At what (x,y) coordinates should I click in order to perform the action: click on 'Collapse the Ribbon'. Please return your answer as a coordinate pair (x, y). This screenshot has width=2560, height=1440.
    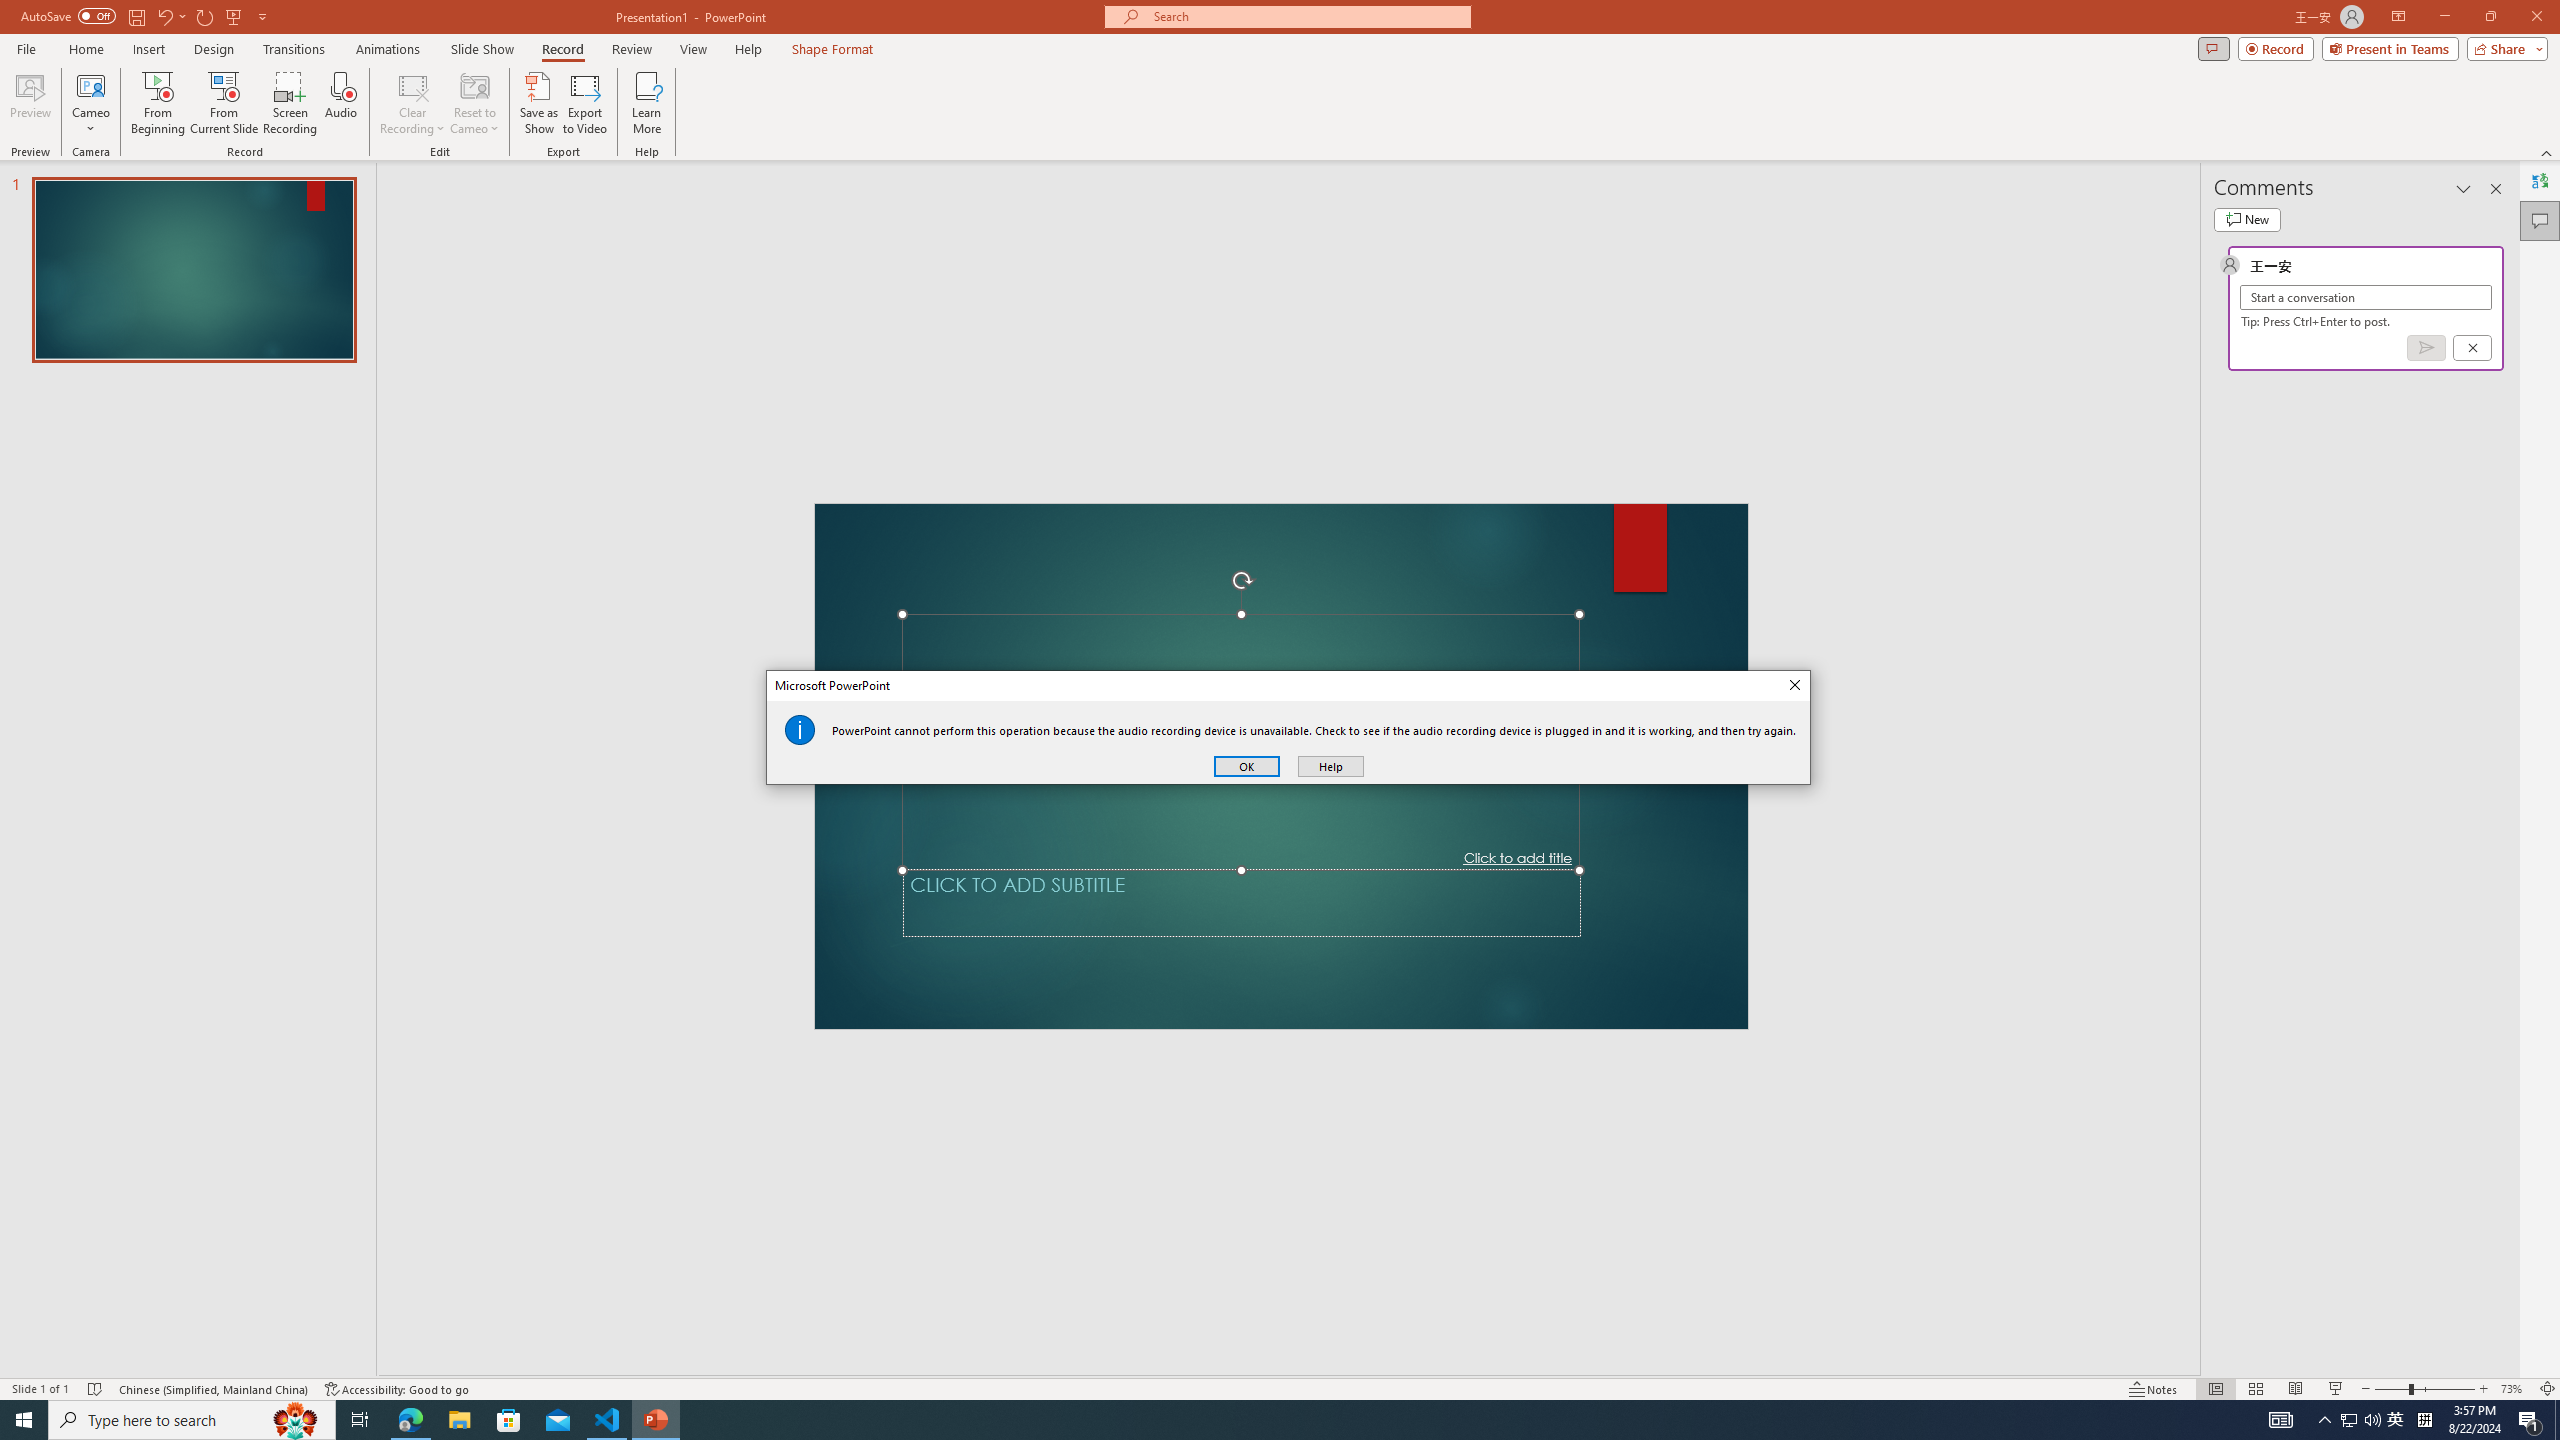
    Looking at the image, I should click on (2547, 153).